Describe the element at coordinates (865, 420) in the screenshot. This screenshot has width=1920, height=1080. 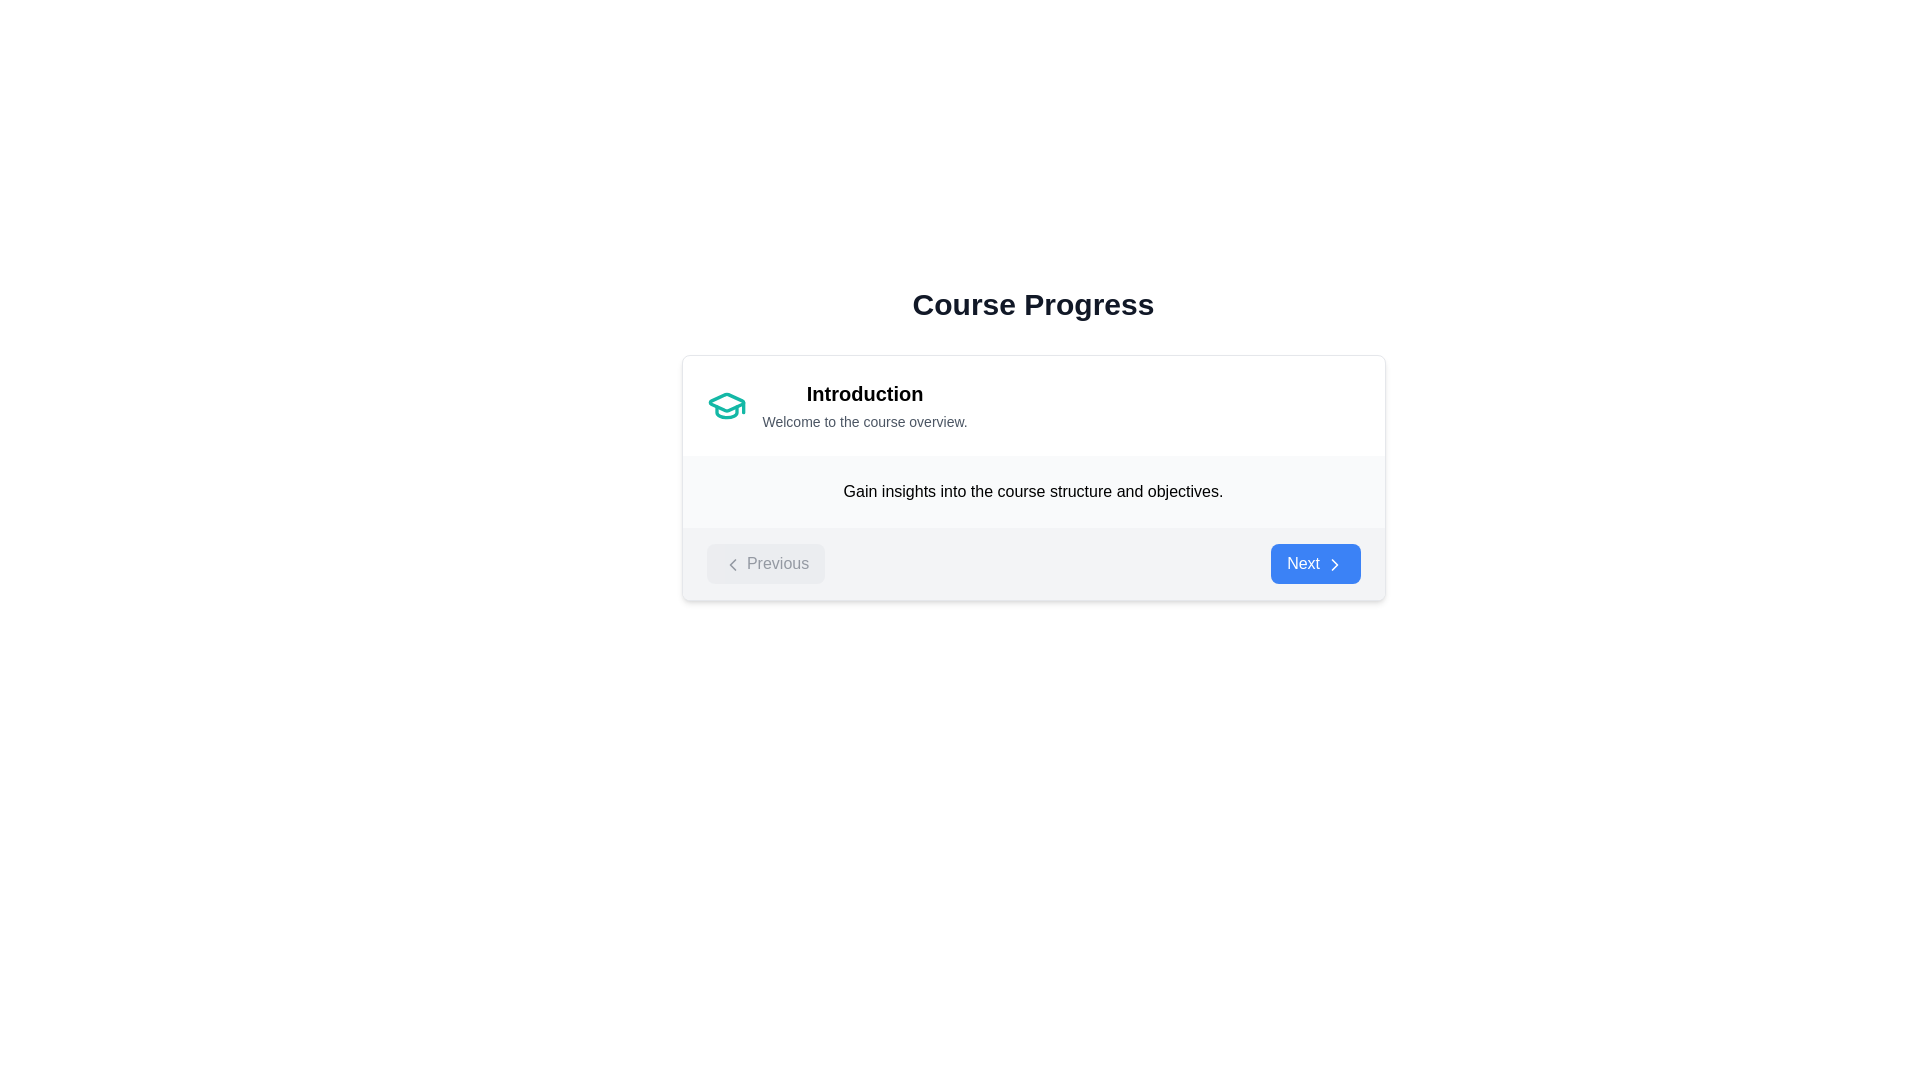
I see `the text block that reads 'Welcome to the course overview.' located directly beneath the 'Introduction' heading` at that location.